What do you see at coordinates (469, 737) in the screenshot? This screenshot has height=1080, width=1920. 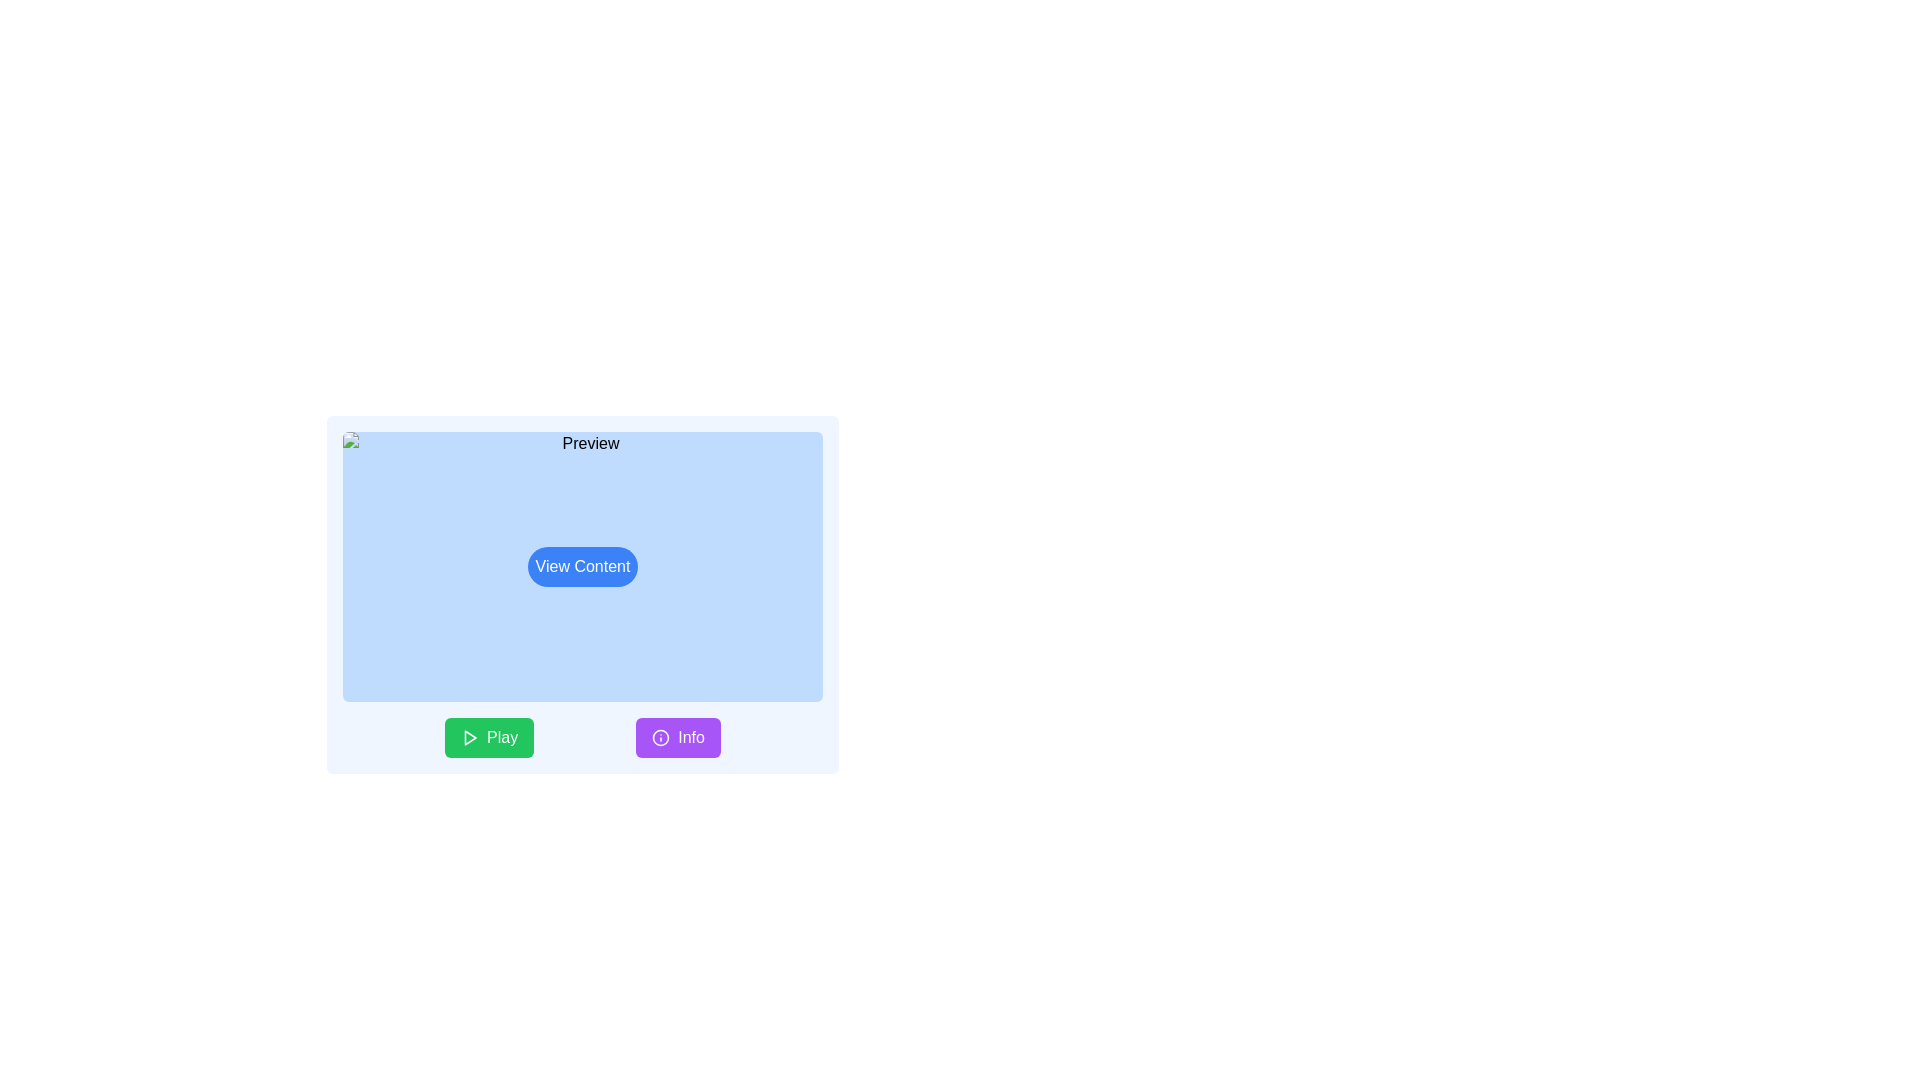 I see `the decorative play icon located inside the left side of the green 'Play' button beneath the 'Preview' content area` at bounding box center [469, 737].